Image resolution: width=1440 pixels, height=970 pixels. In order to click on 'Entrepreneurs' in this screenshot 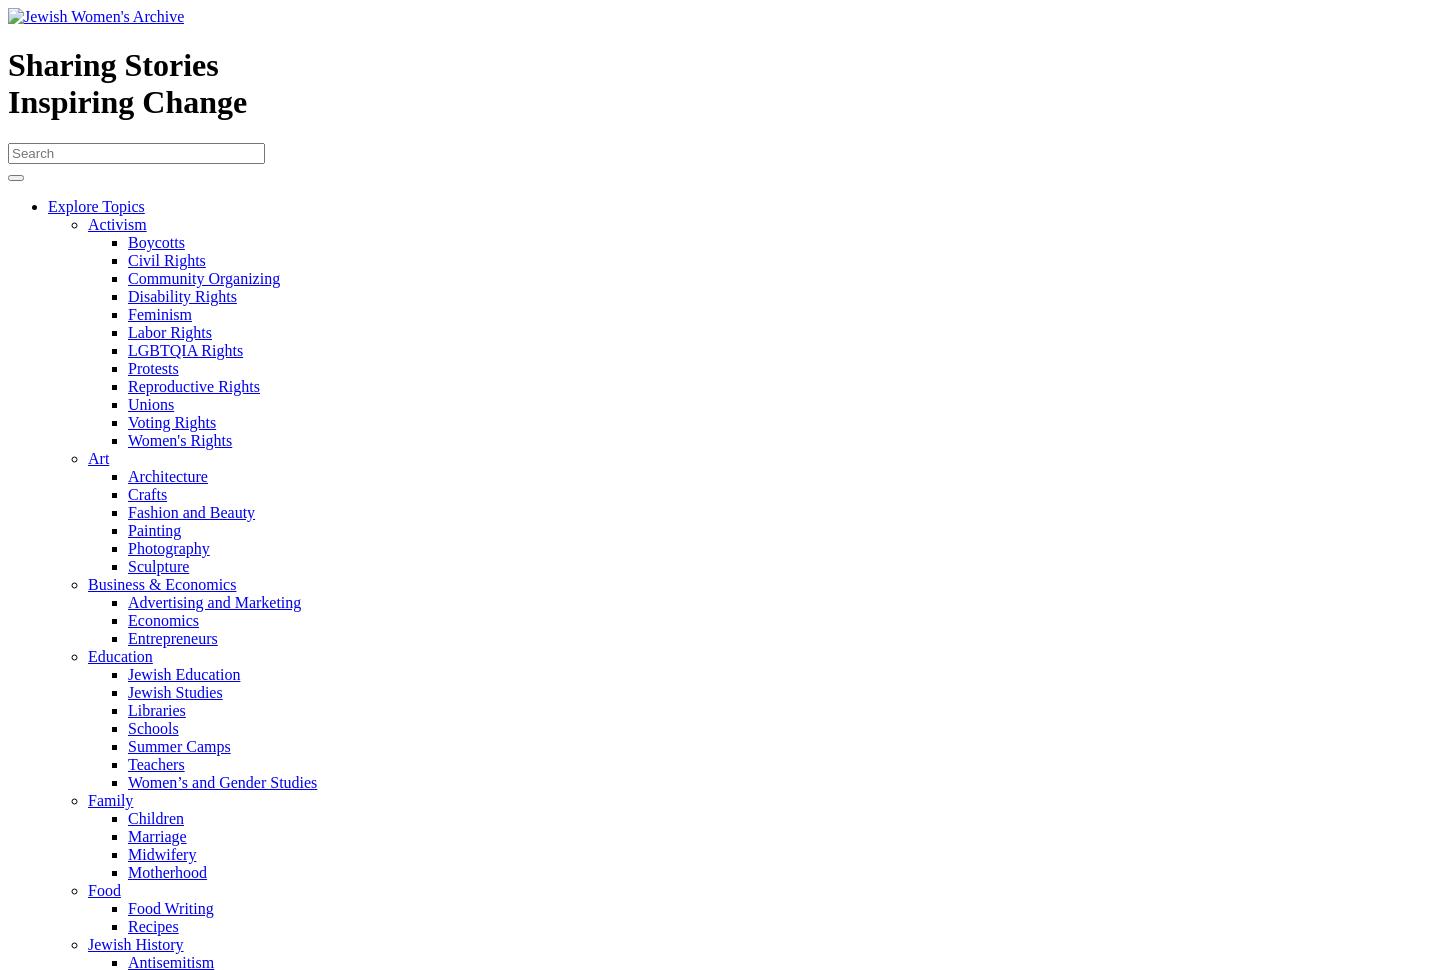, I will do `click(171, 636)`.